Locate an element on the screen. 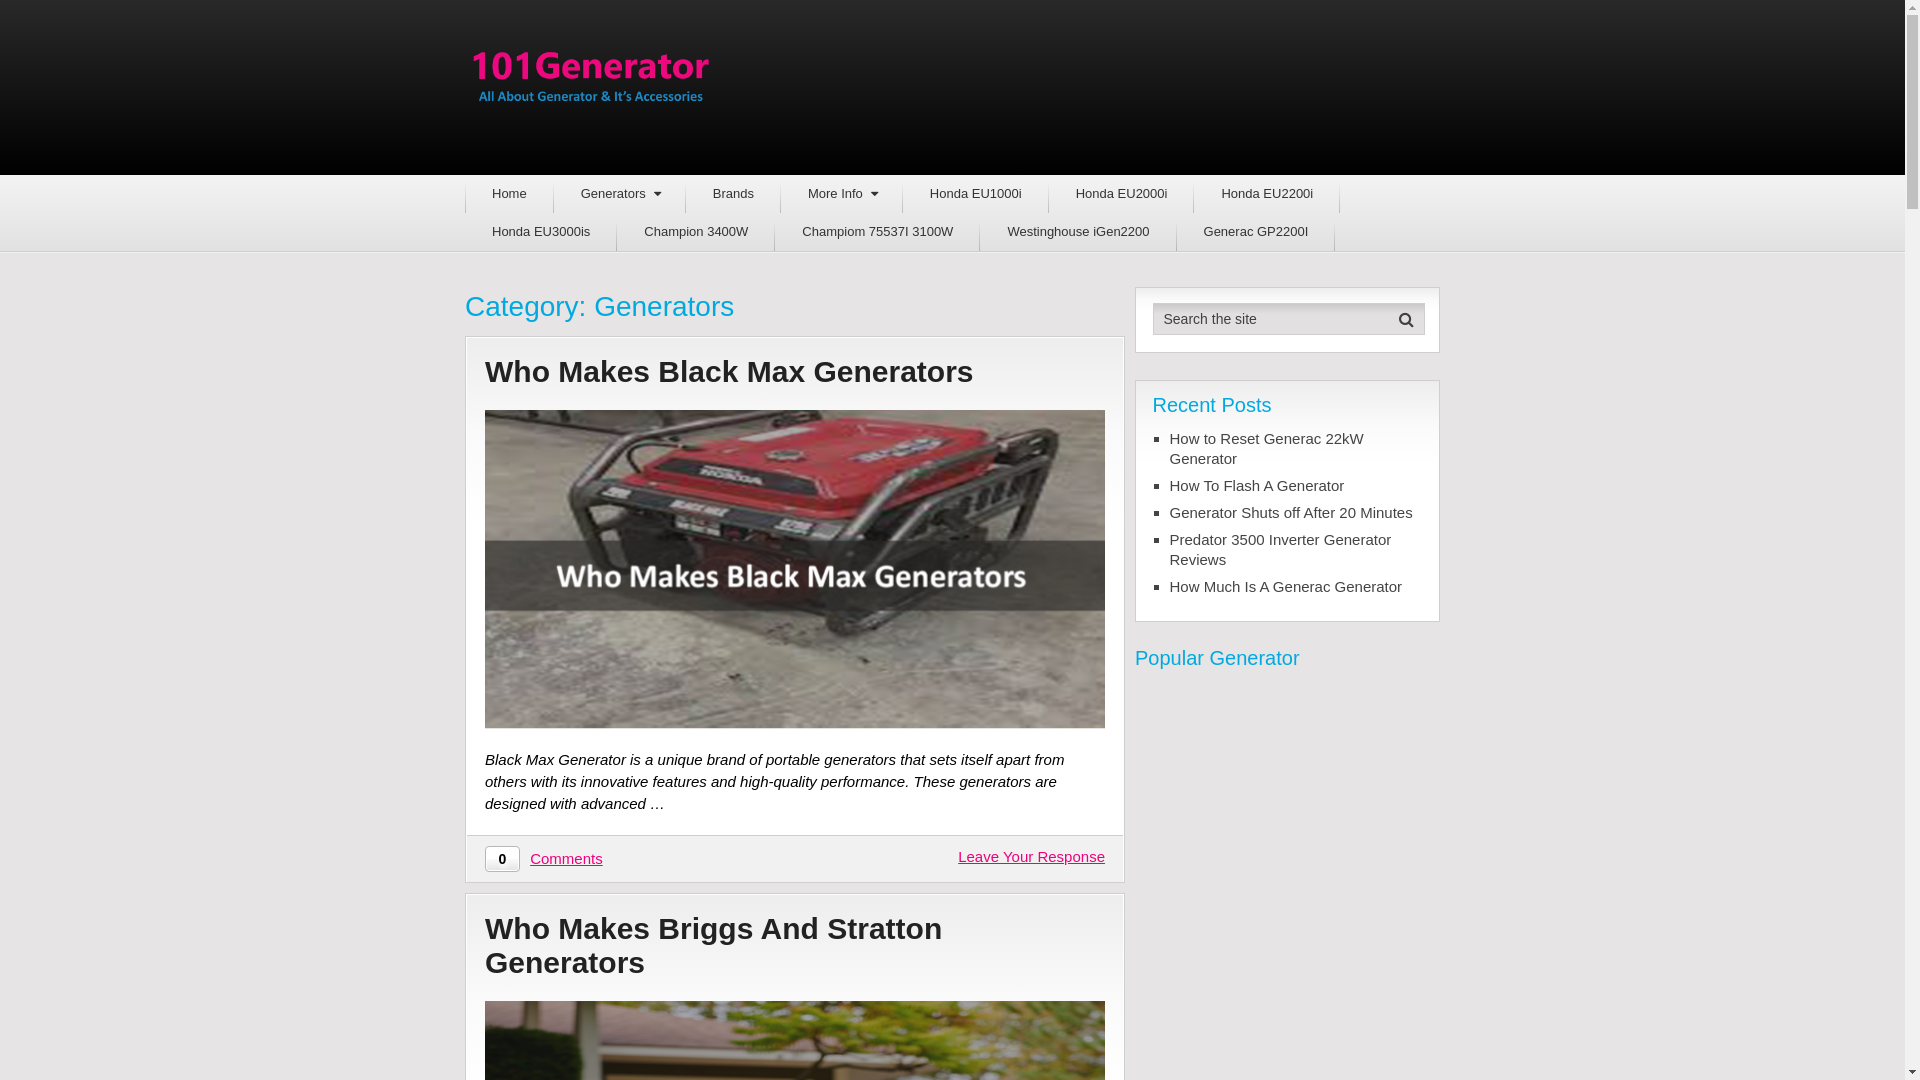 Image resolution: width=1920 pixels, height=1080 pixels. 'How to Reset Generac 22kW Generator' is located at coordinates (1296, 447).